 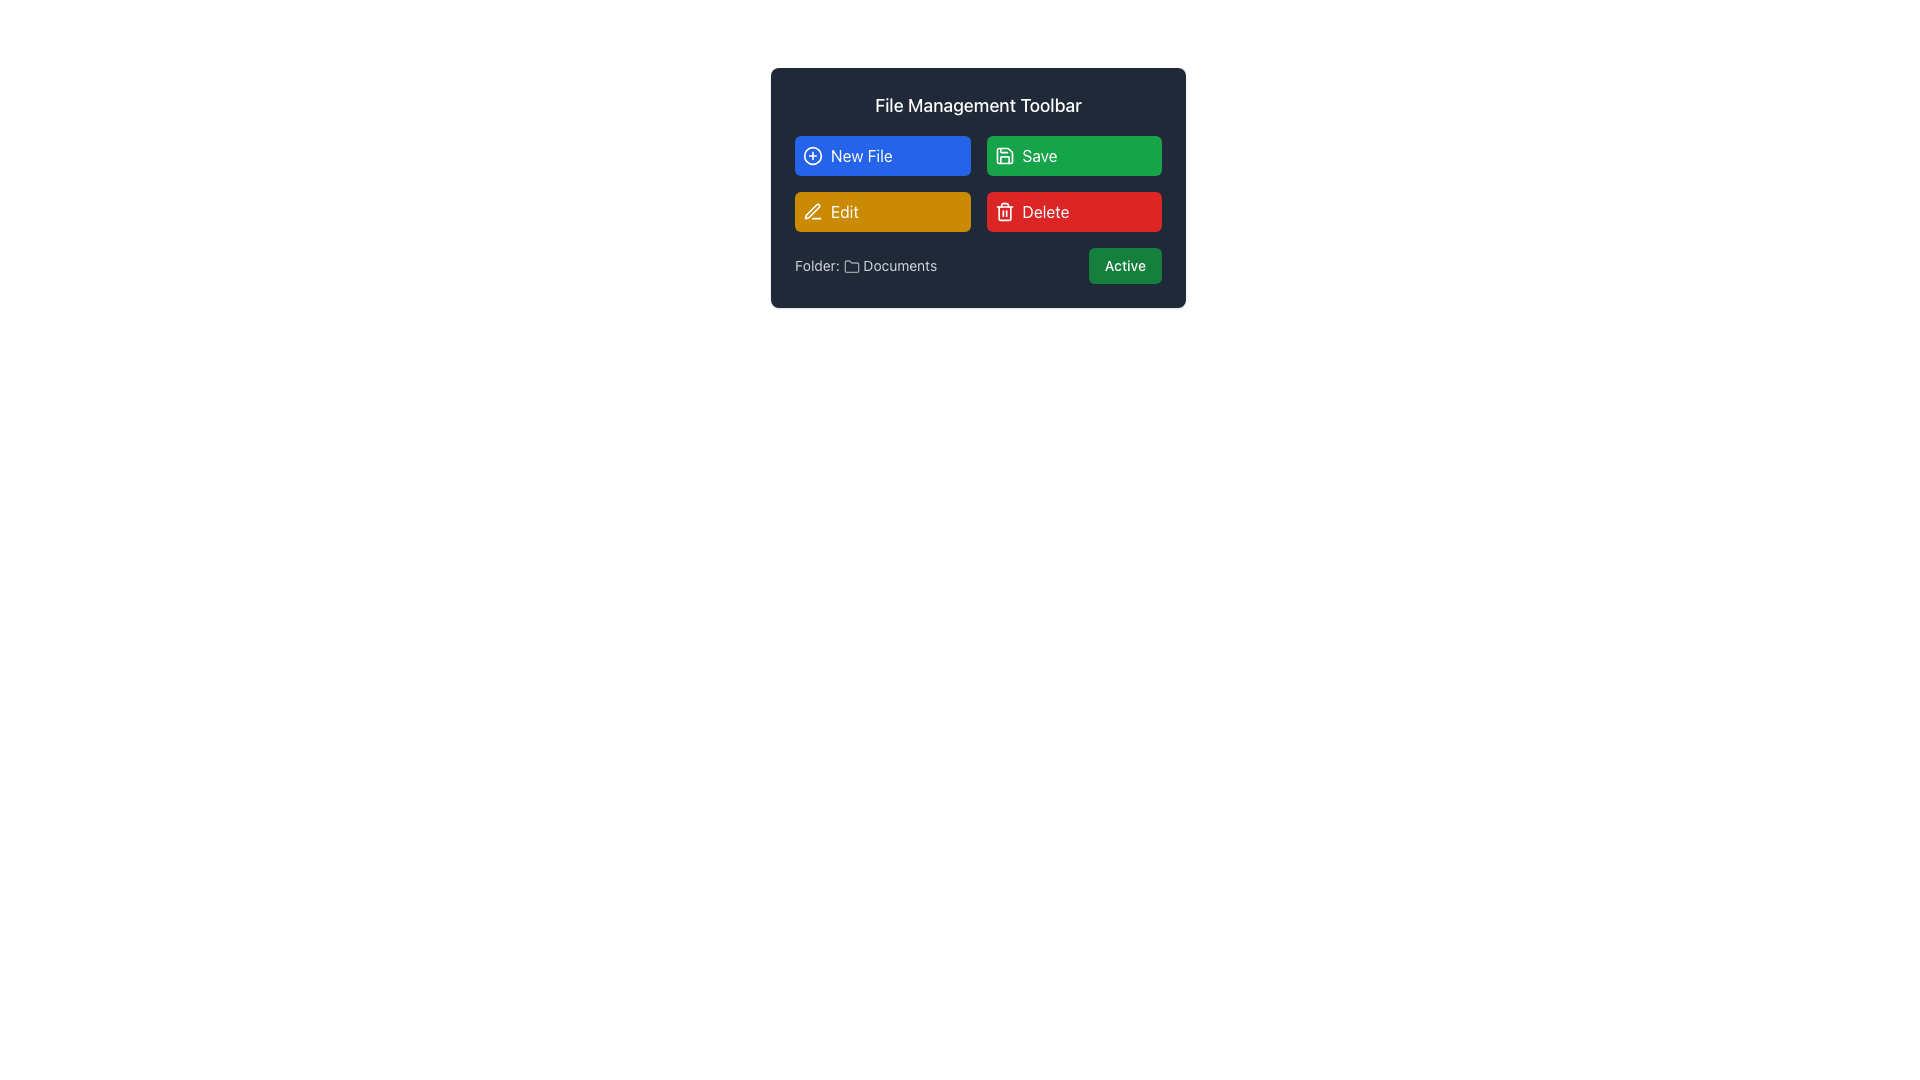 What do you see at coordinates (1004, 154) in the screenshot?
I see `the save icon, which is a small white vector graphic styled icon on the left side of the 'Save' button with a green background and white text` at bounding box center [1004, 154].